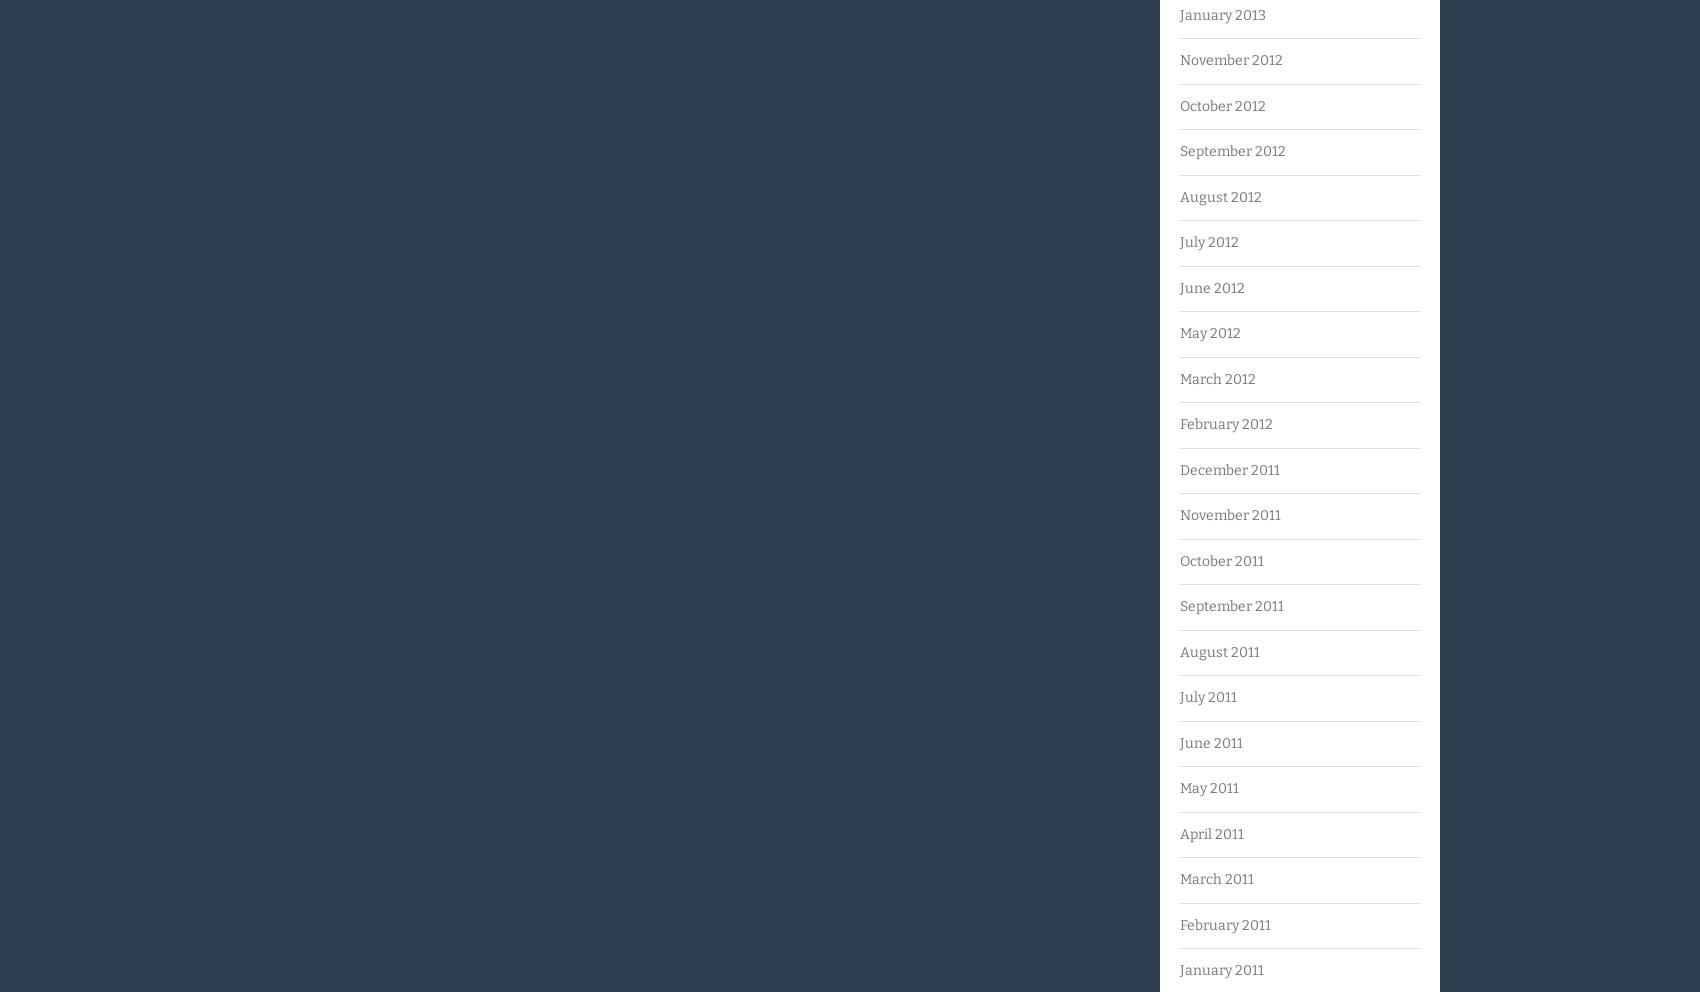  What do you see at coordinates (1225, 423) in the screenshot?
I see `'February 2012'` at bounding box center [1225, 423].